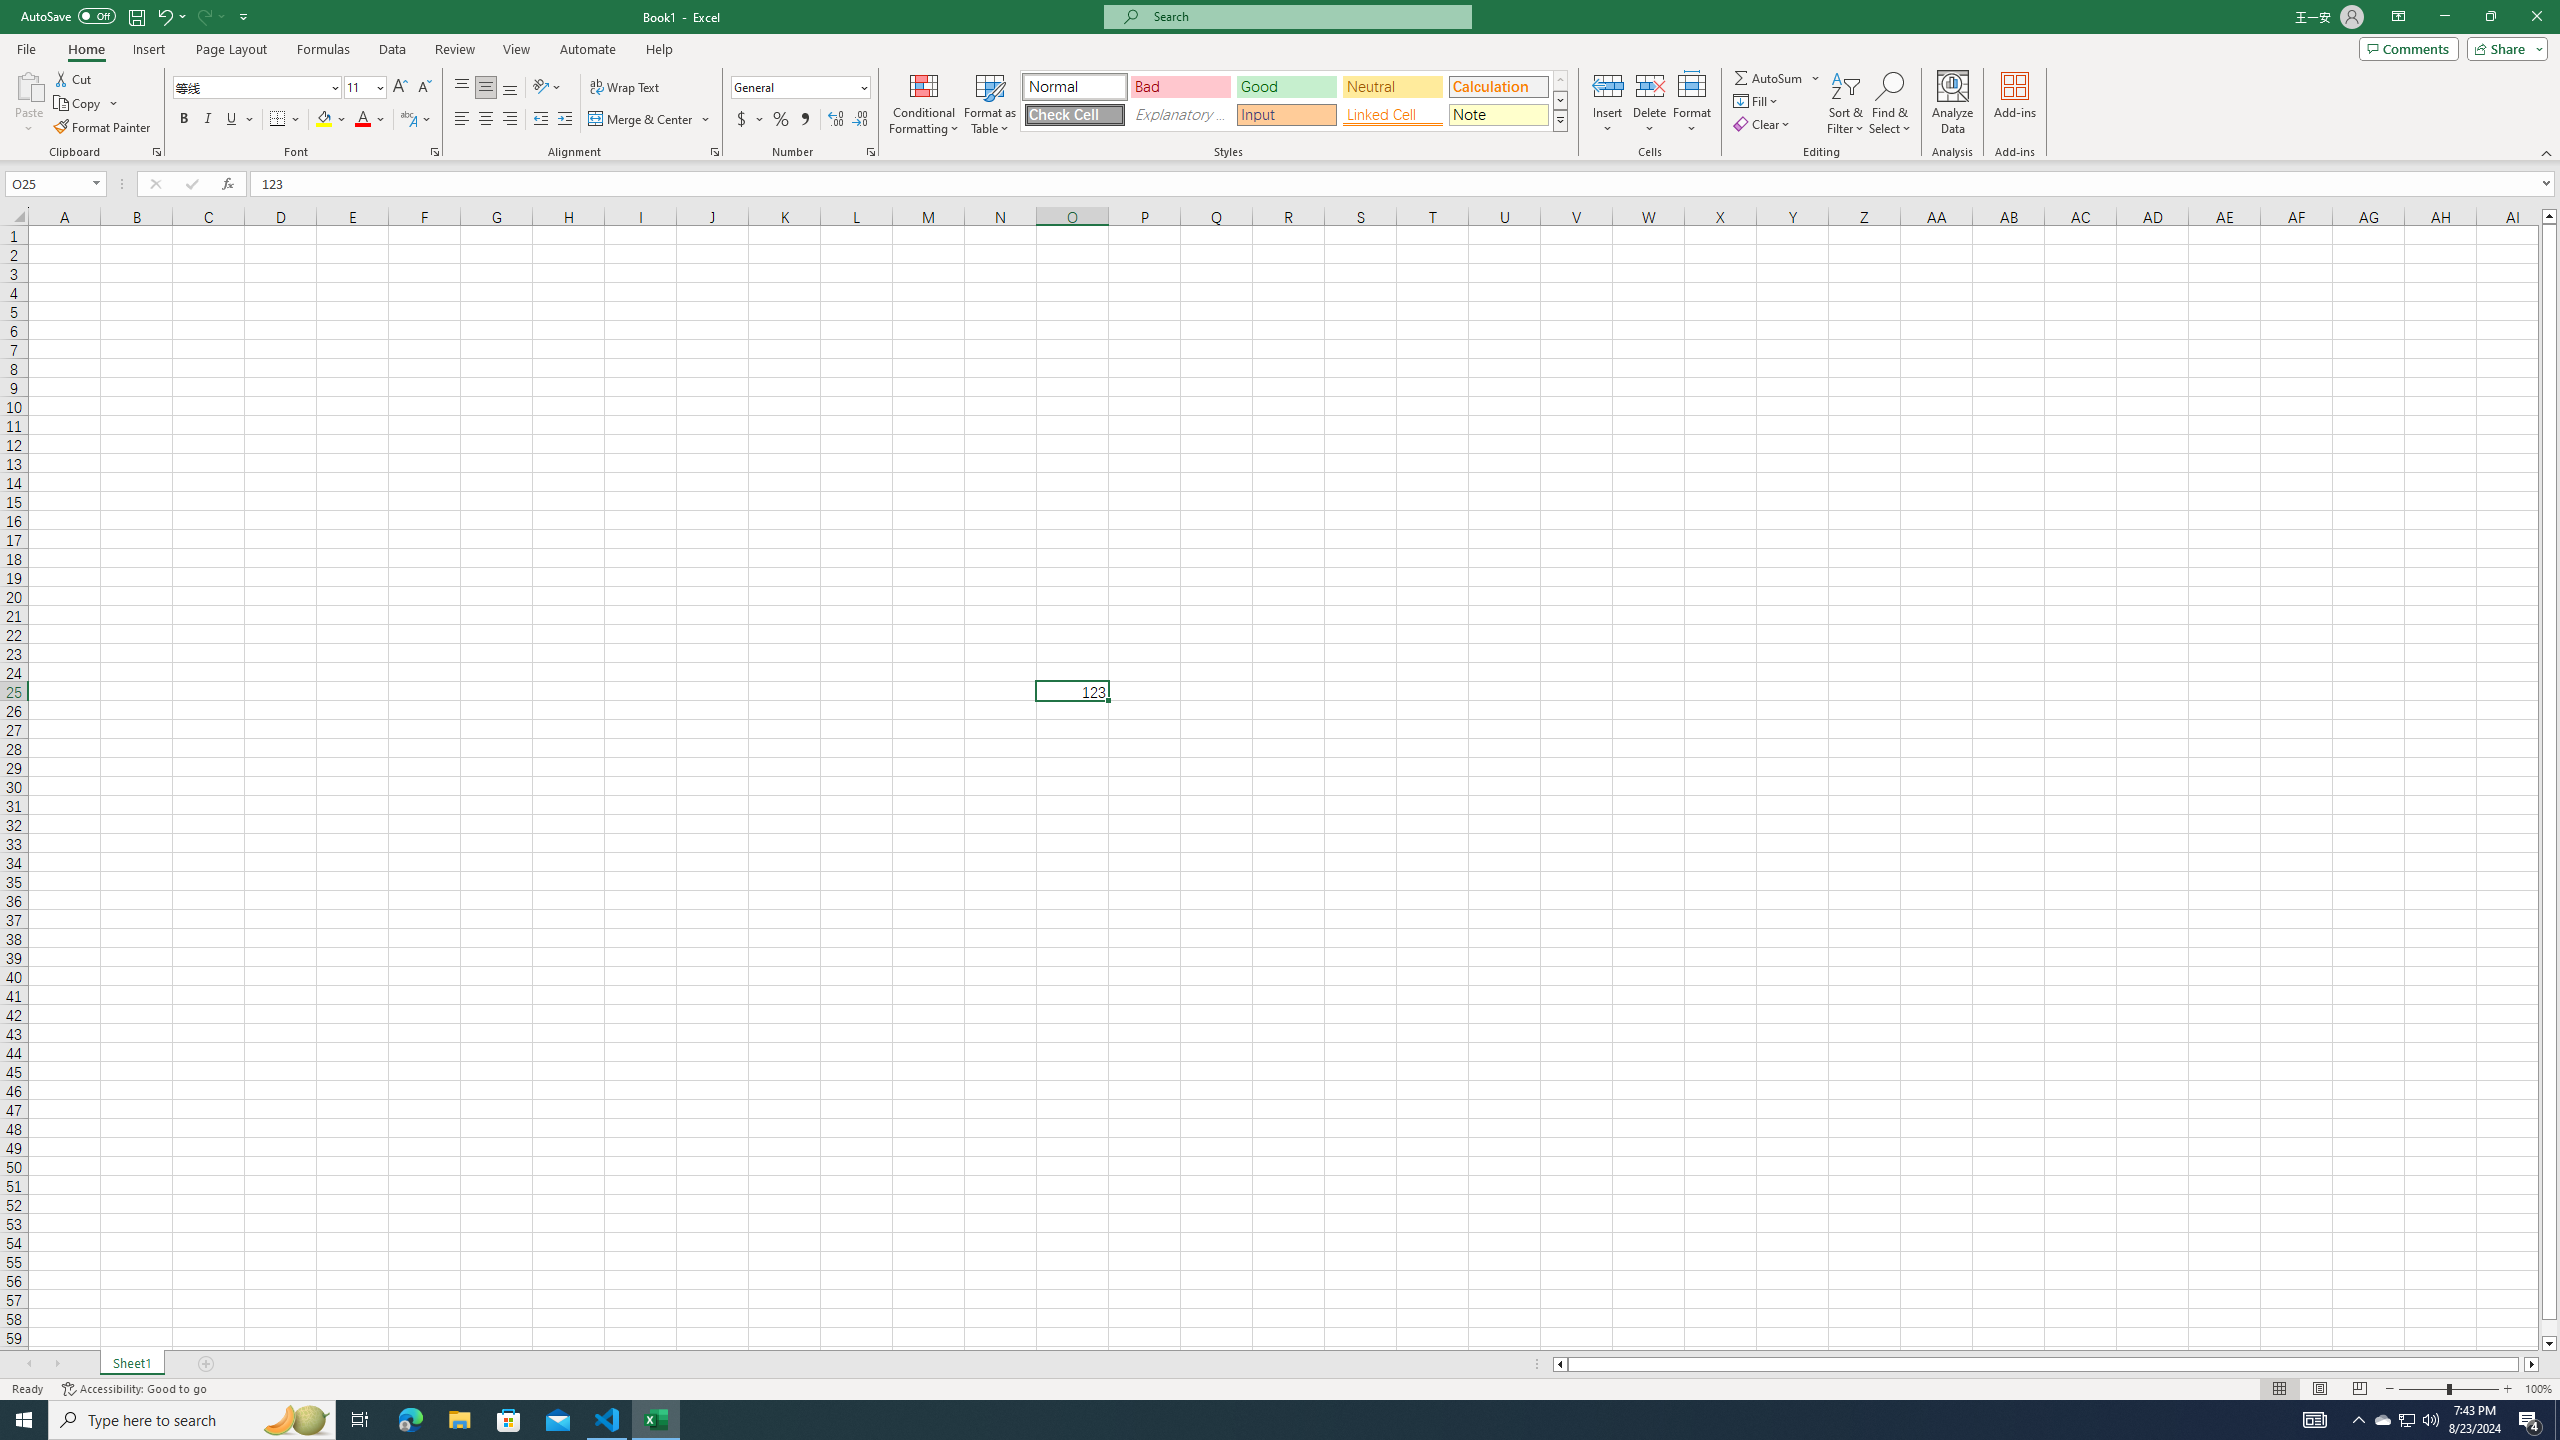  I want to click on 'Merge & Center', so click(649, 118).